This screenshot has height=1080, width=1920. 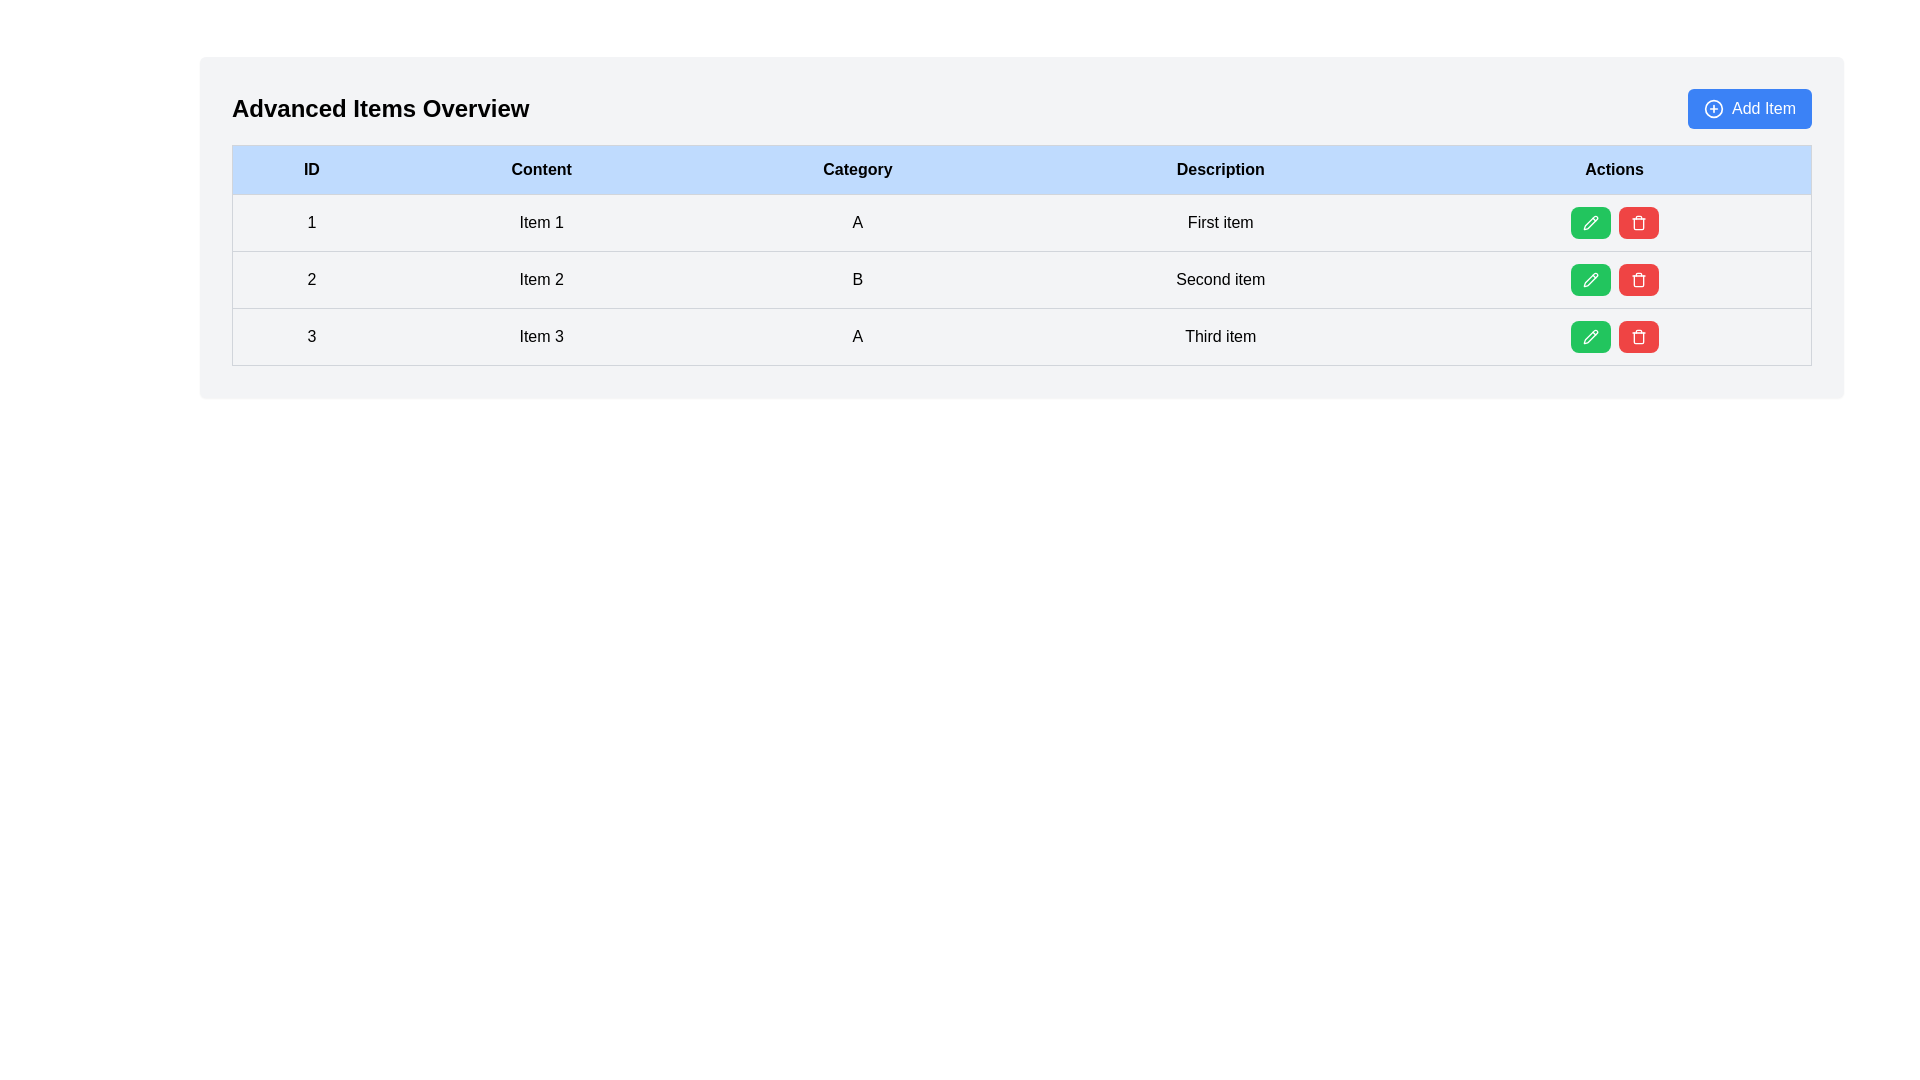 I want to click on the pencil icon within the green 'Edit' button in the 'Actions' column of the first row of the table, so click(x=1589, y=223).